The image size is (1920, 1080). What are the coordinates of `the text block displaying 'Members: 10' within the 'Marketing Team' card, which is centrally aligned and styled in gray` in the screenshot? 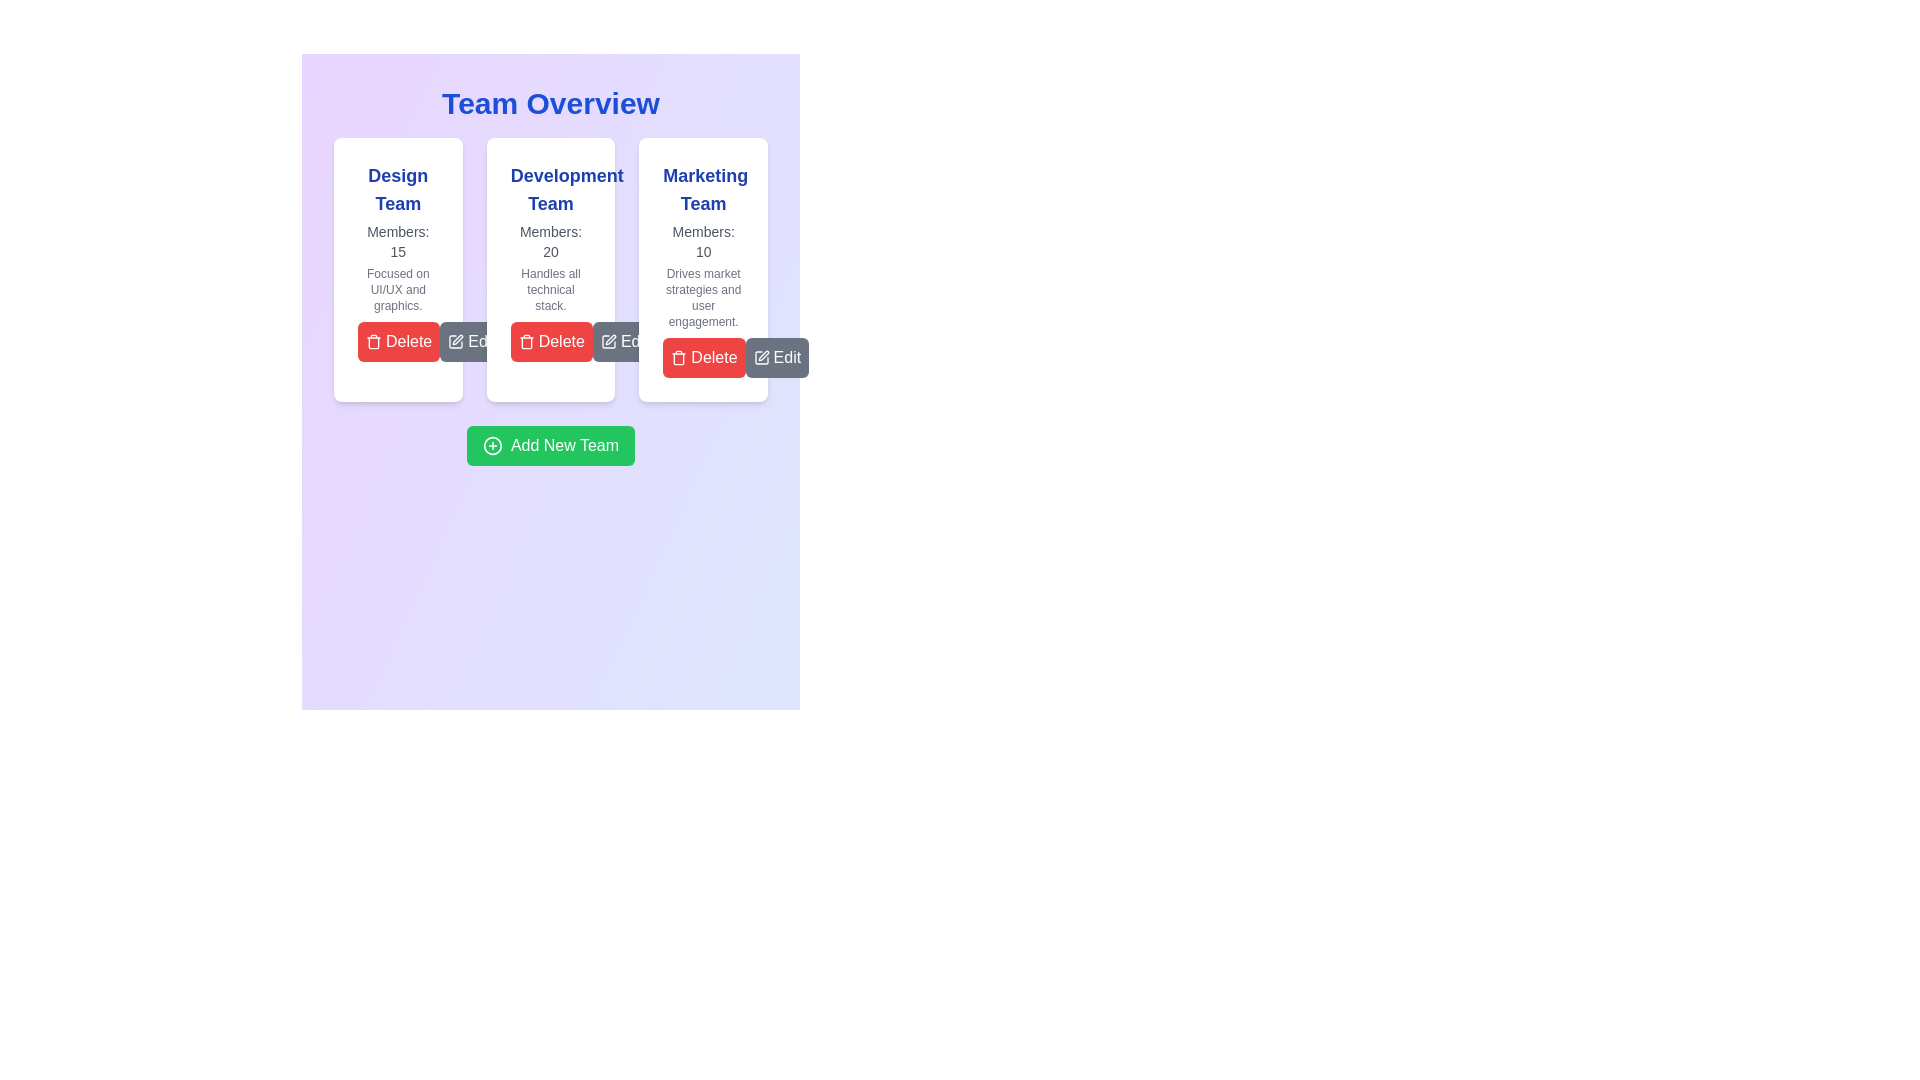 It's located at (703, 241).